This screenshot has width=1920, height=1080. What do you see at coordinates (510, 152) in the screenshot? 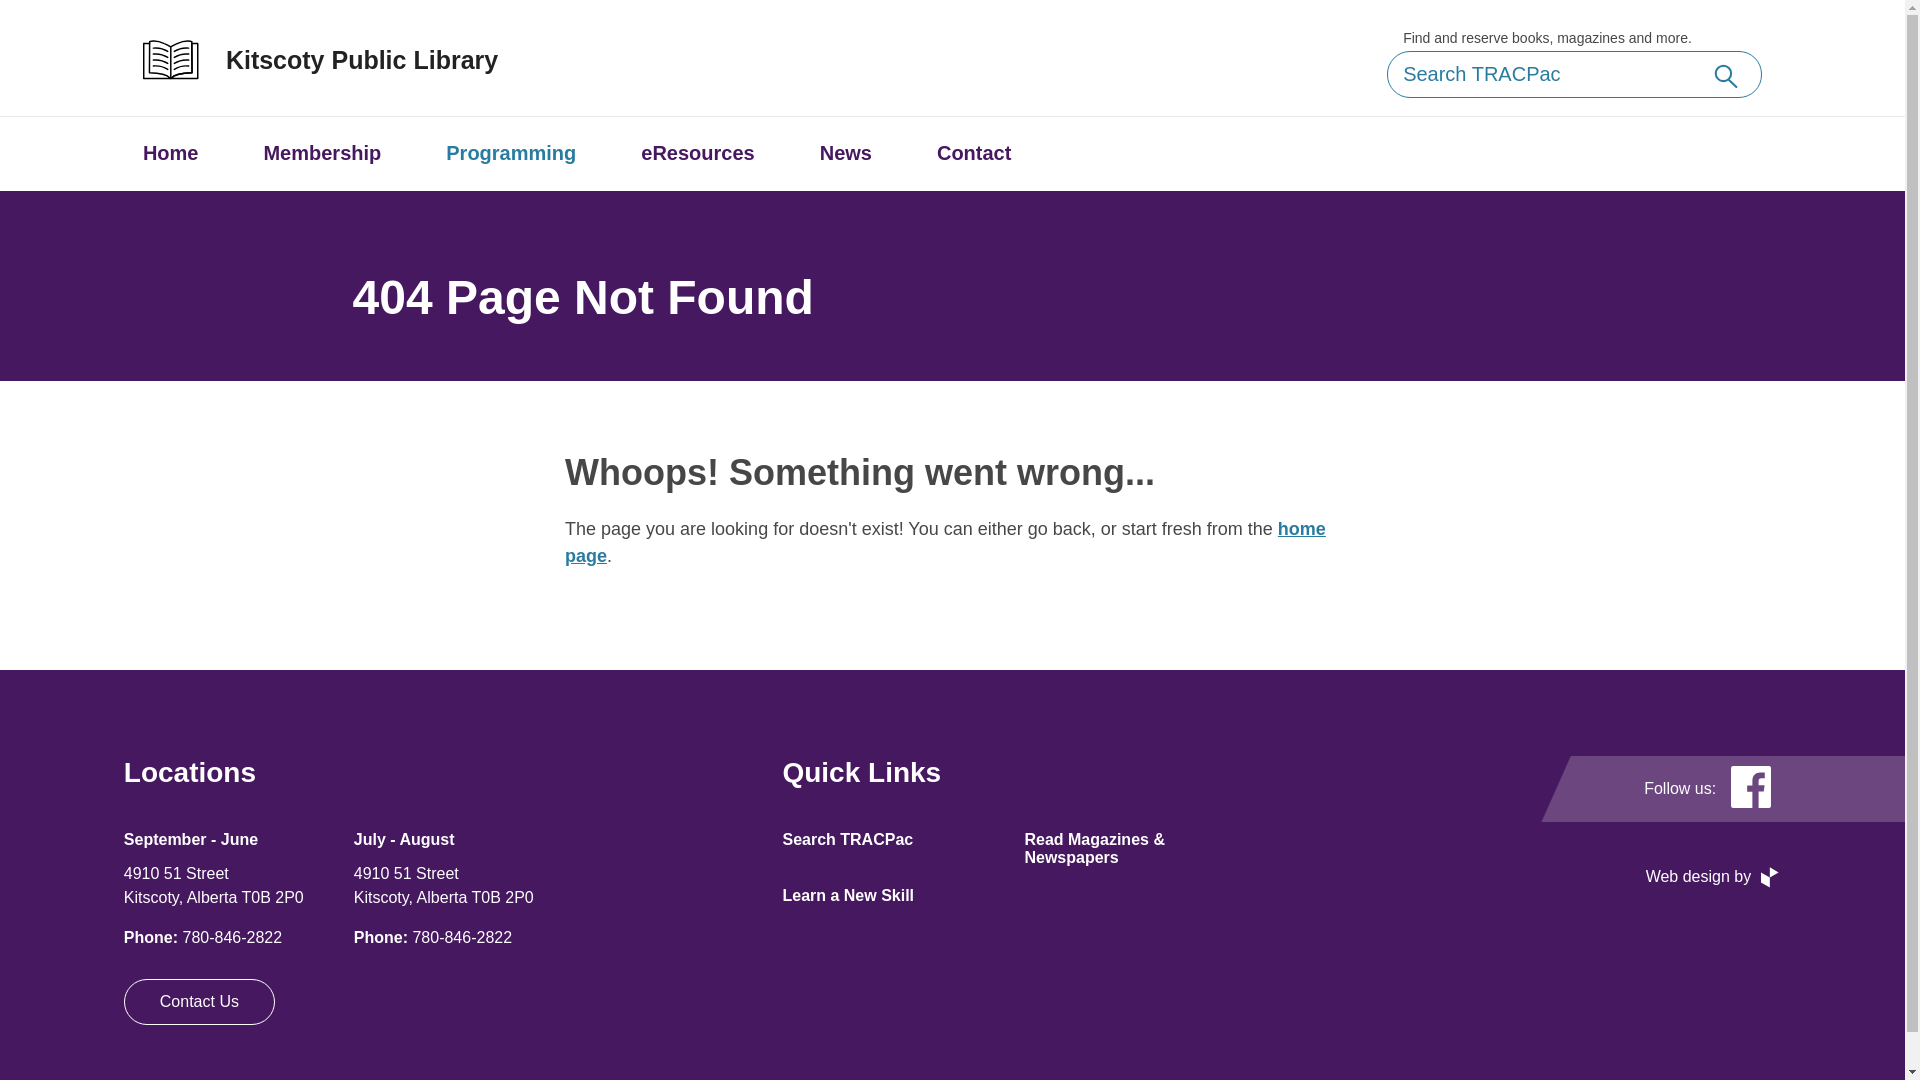
I see `'Programming'` at bounding box center [510, 152].